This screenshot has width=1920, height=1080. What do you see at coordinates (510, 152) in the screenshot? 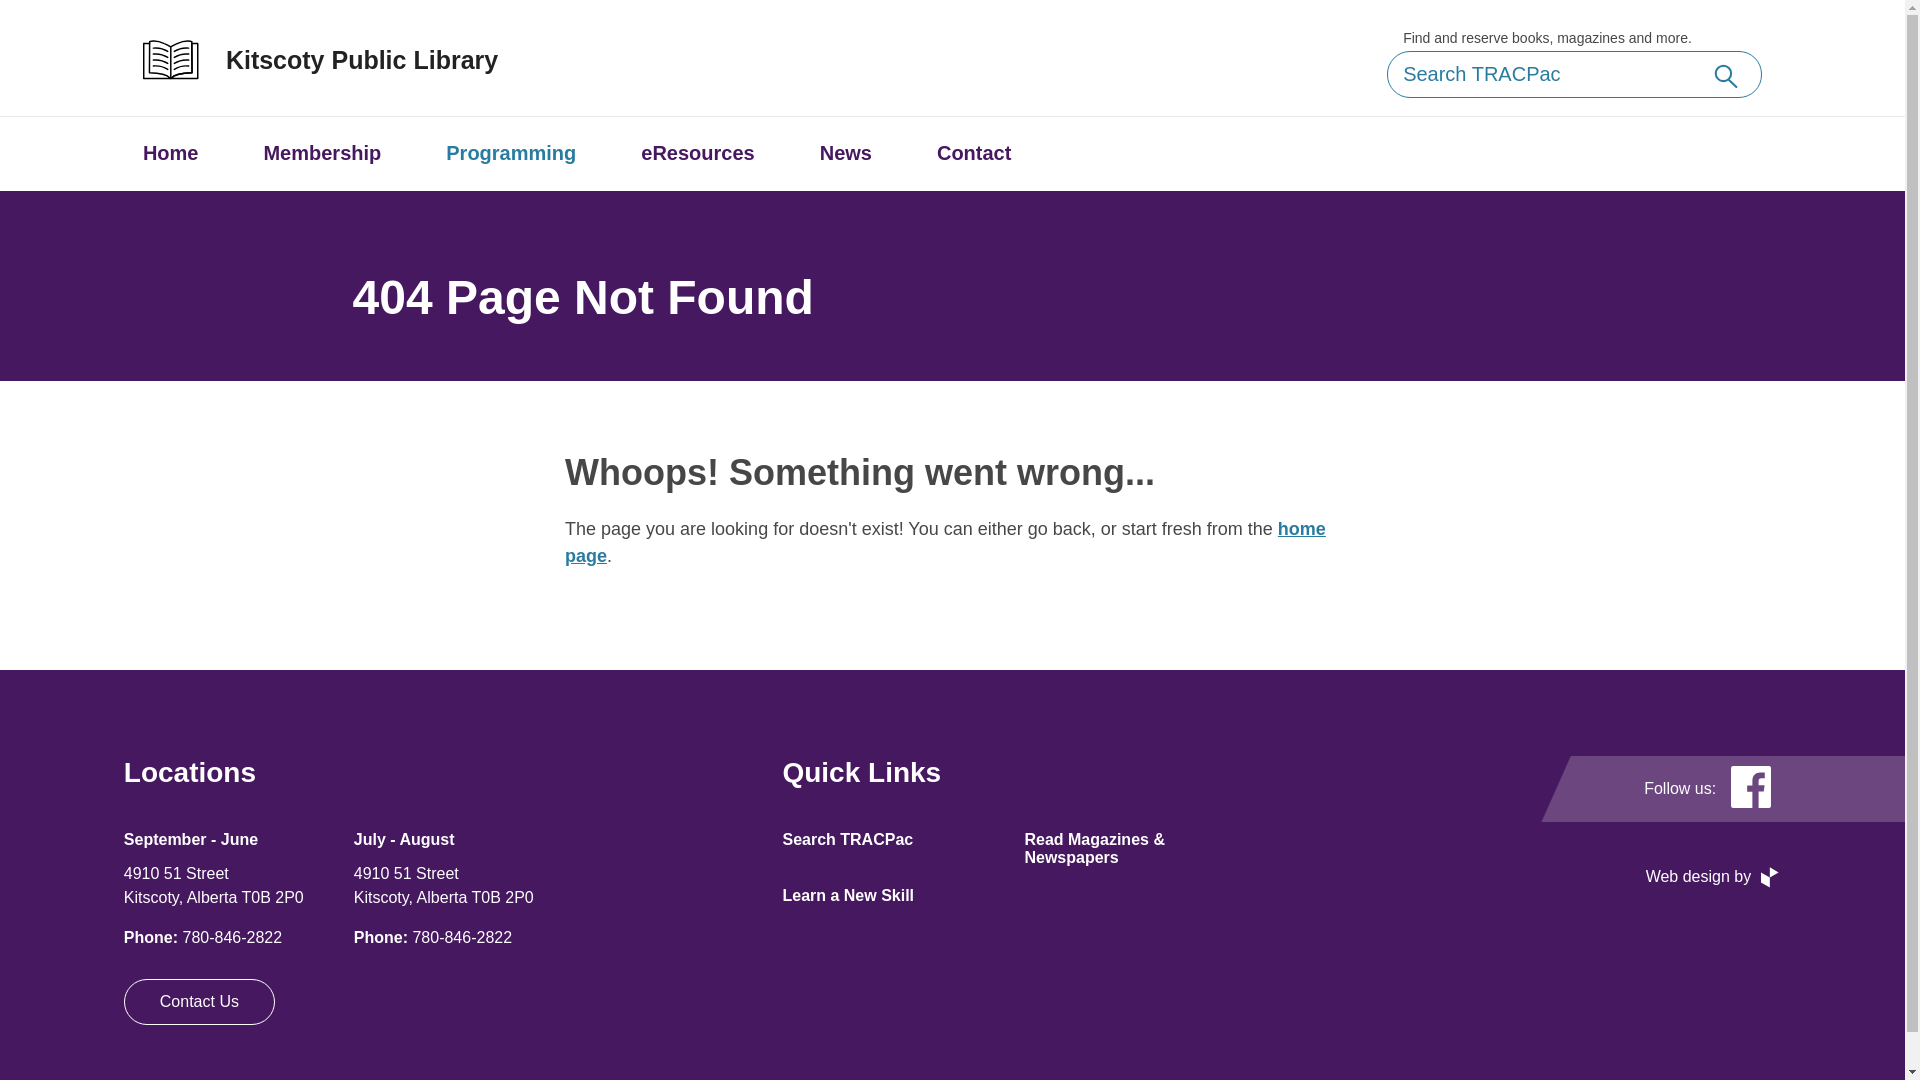
I see `'Programming'` at bounding box center [510, 152].